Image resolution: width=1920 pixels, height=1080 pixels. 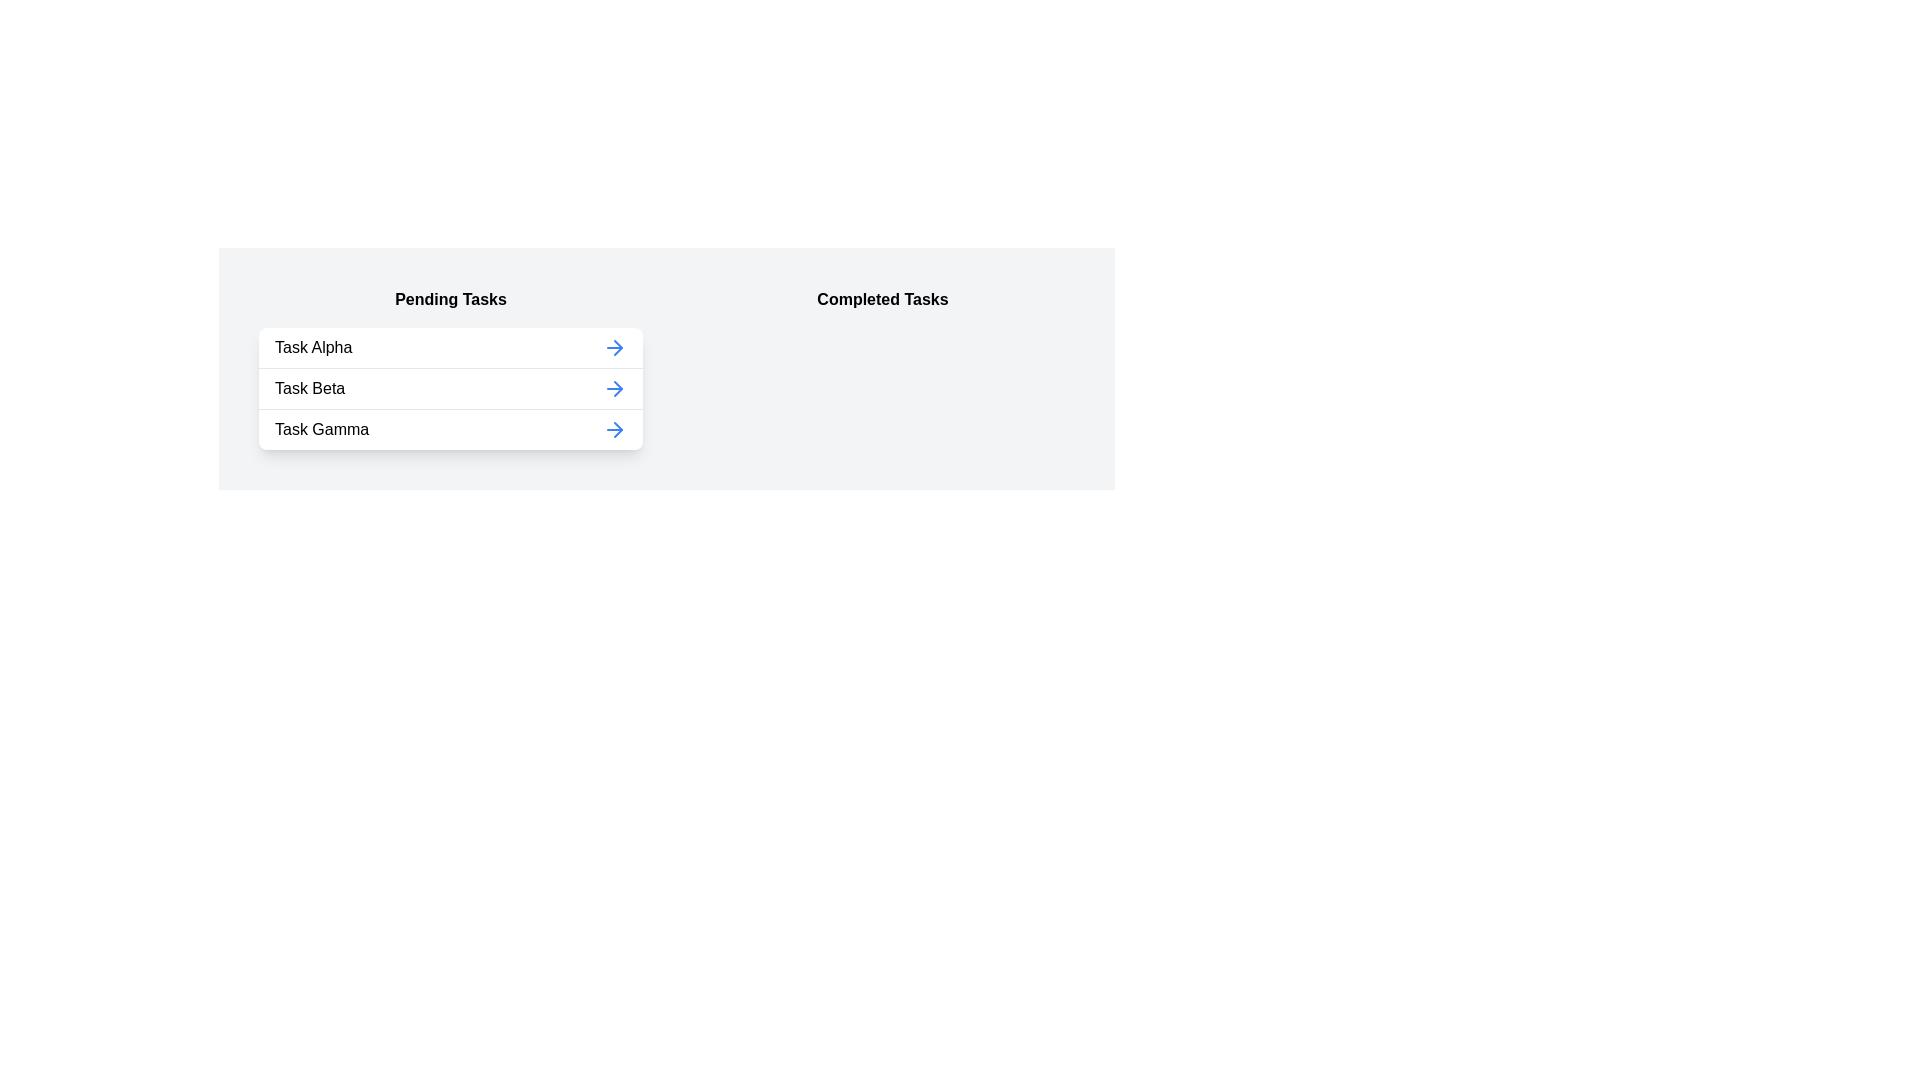 What do you see at coordinates (613, 389) in the screenshot?
I see `the arrow button next to the task Task Beta to move it to the 'Completed Tasks' list` at bounding box center [613, 389].